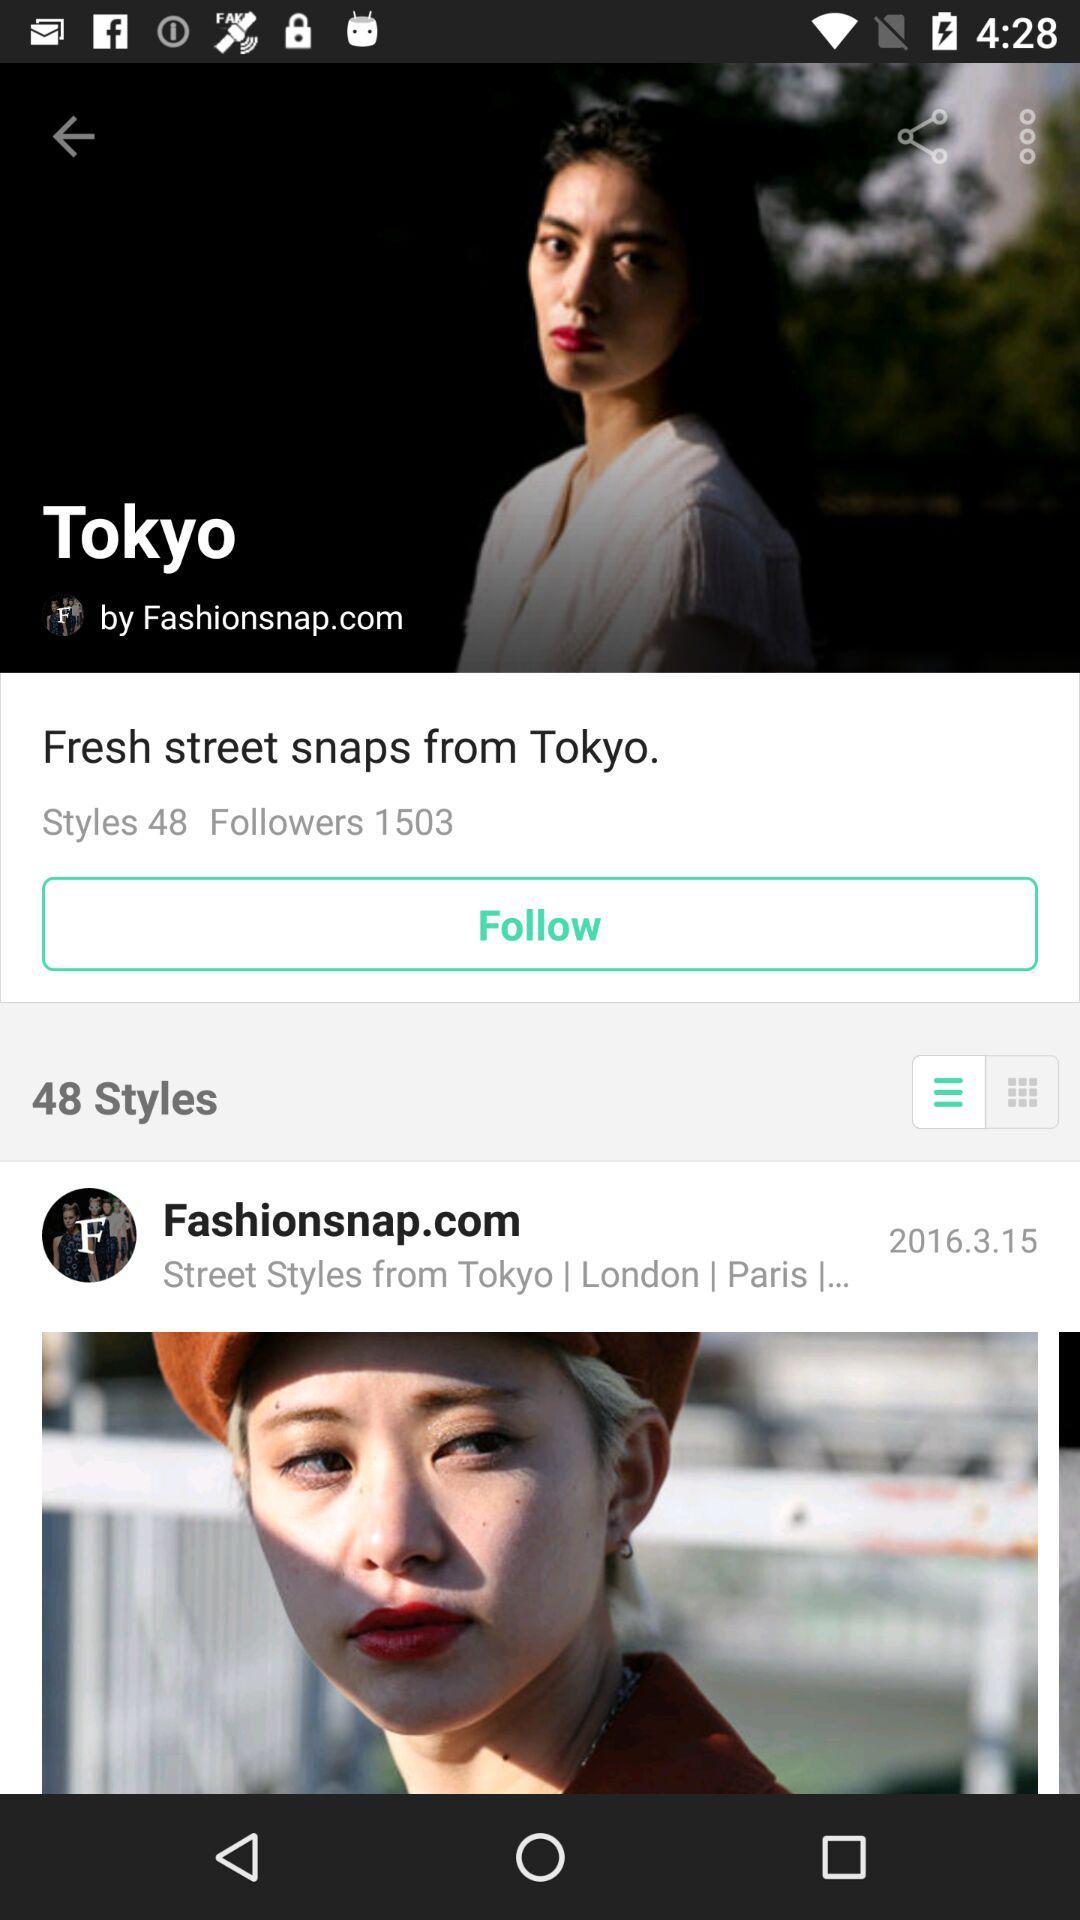 Image resolution: width=1080 pixels, height=1920 pixels. What do you see at coordinates (72, 135) in the screenshot?
I see `the icon above the tokyo` at bounding box center [72, 135].